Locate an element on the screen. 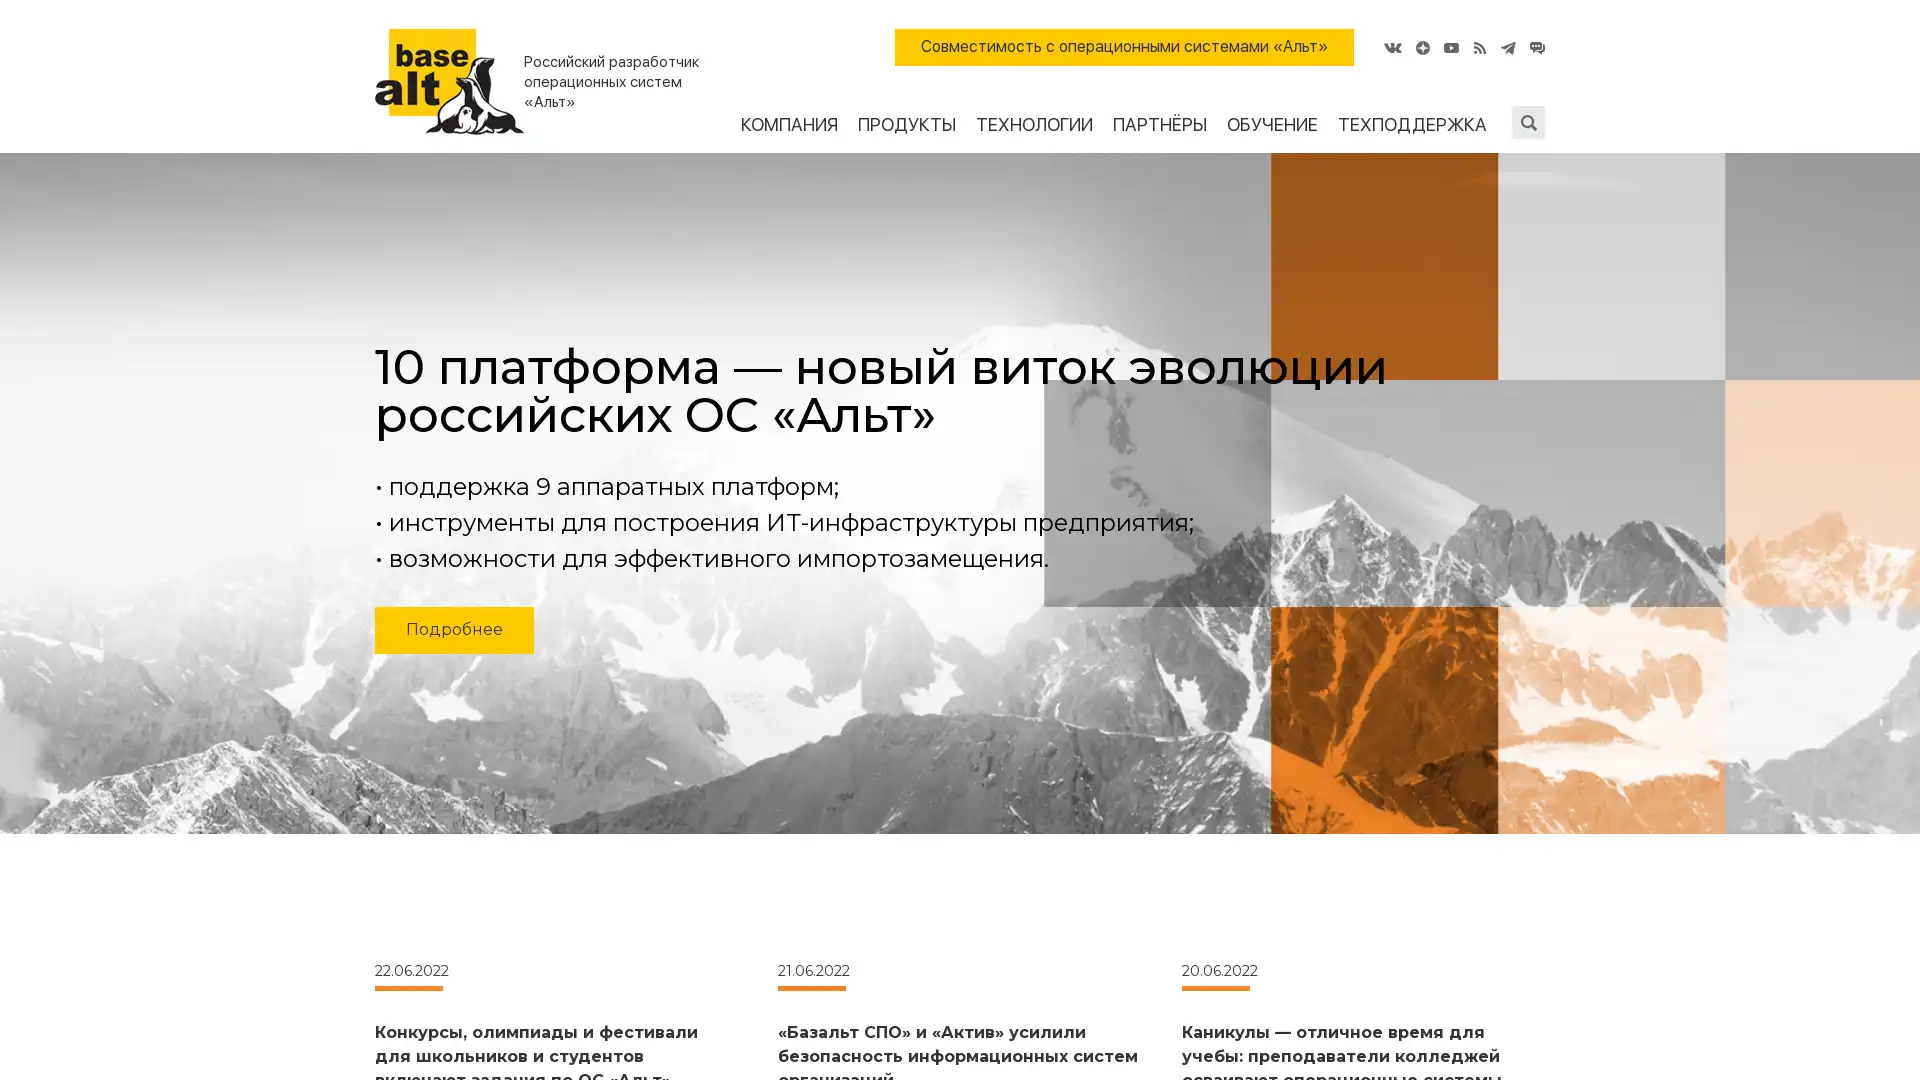  Submit is located at coordinates (1527, 122).